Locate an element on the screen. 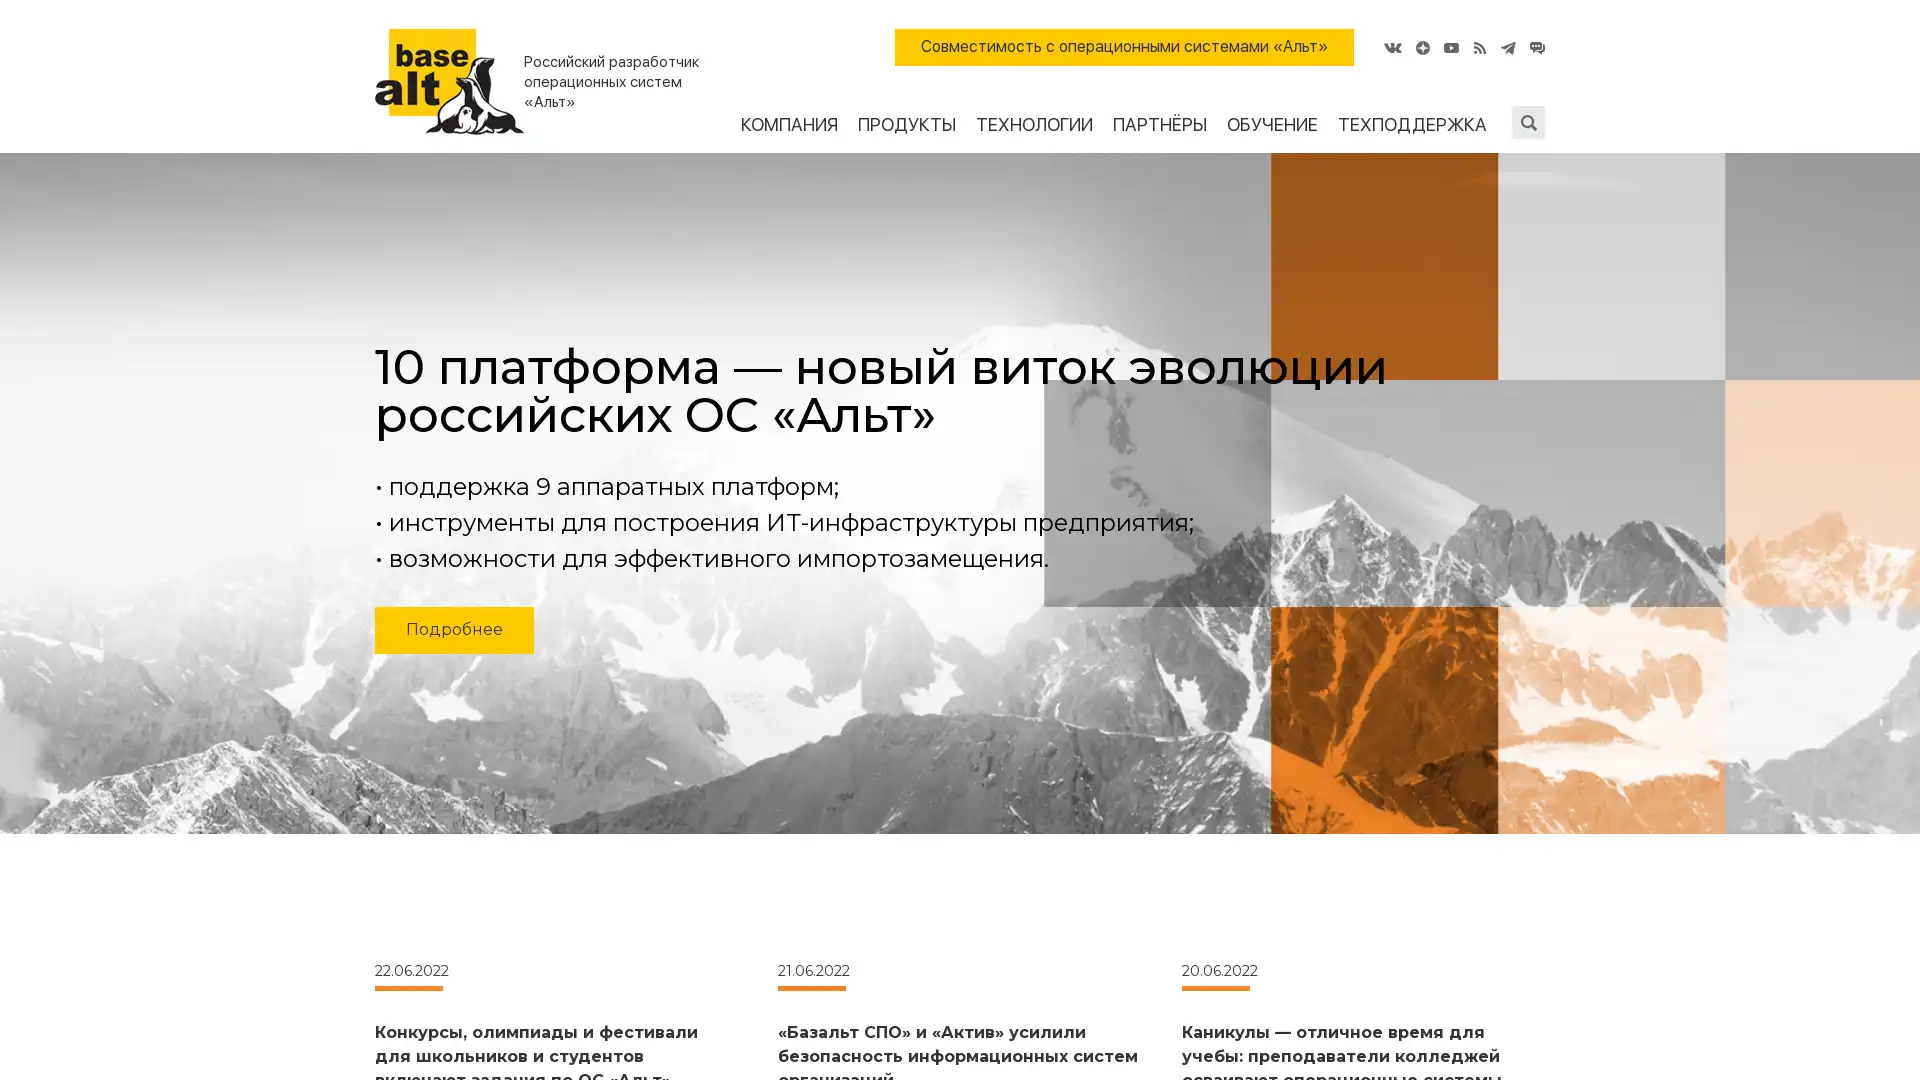  Submit is located at coordinates (1527, 122).